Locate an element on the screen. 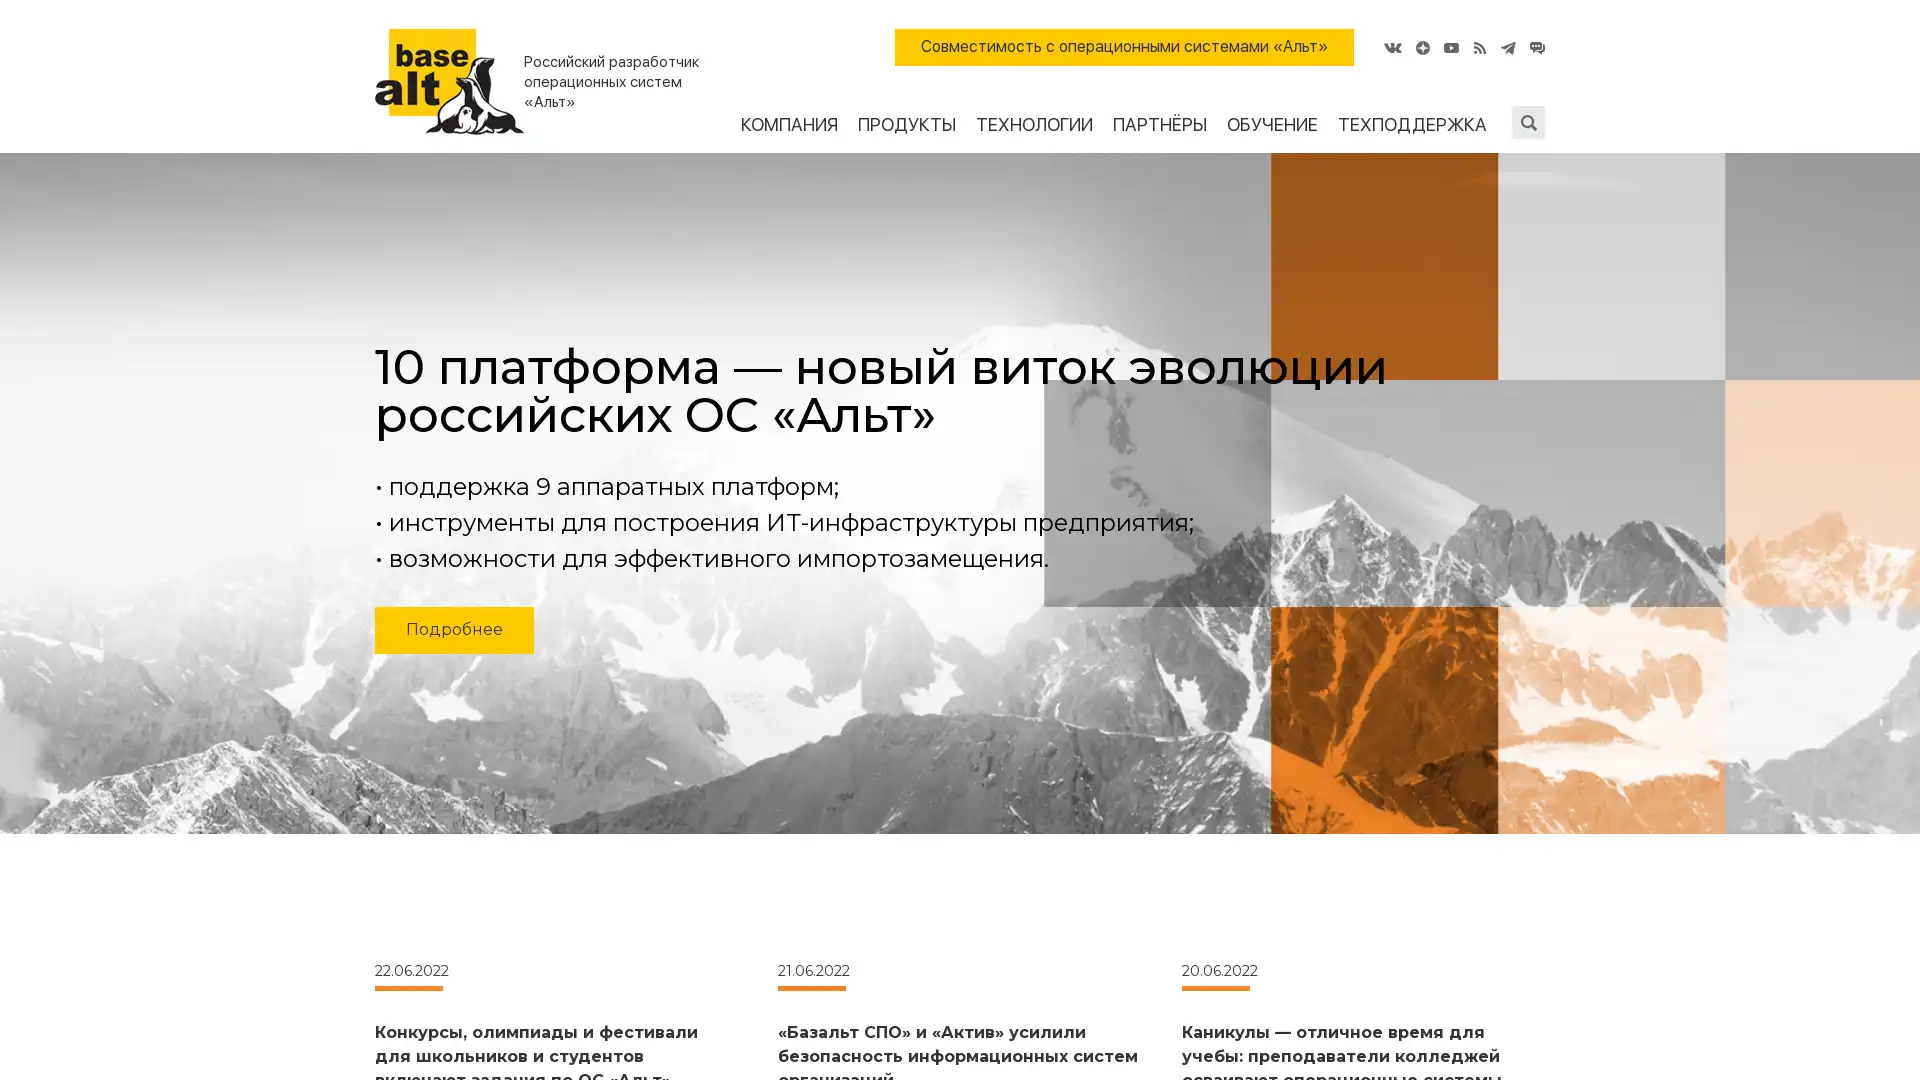  Submit is located at coordinates (1527, 122).